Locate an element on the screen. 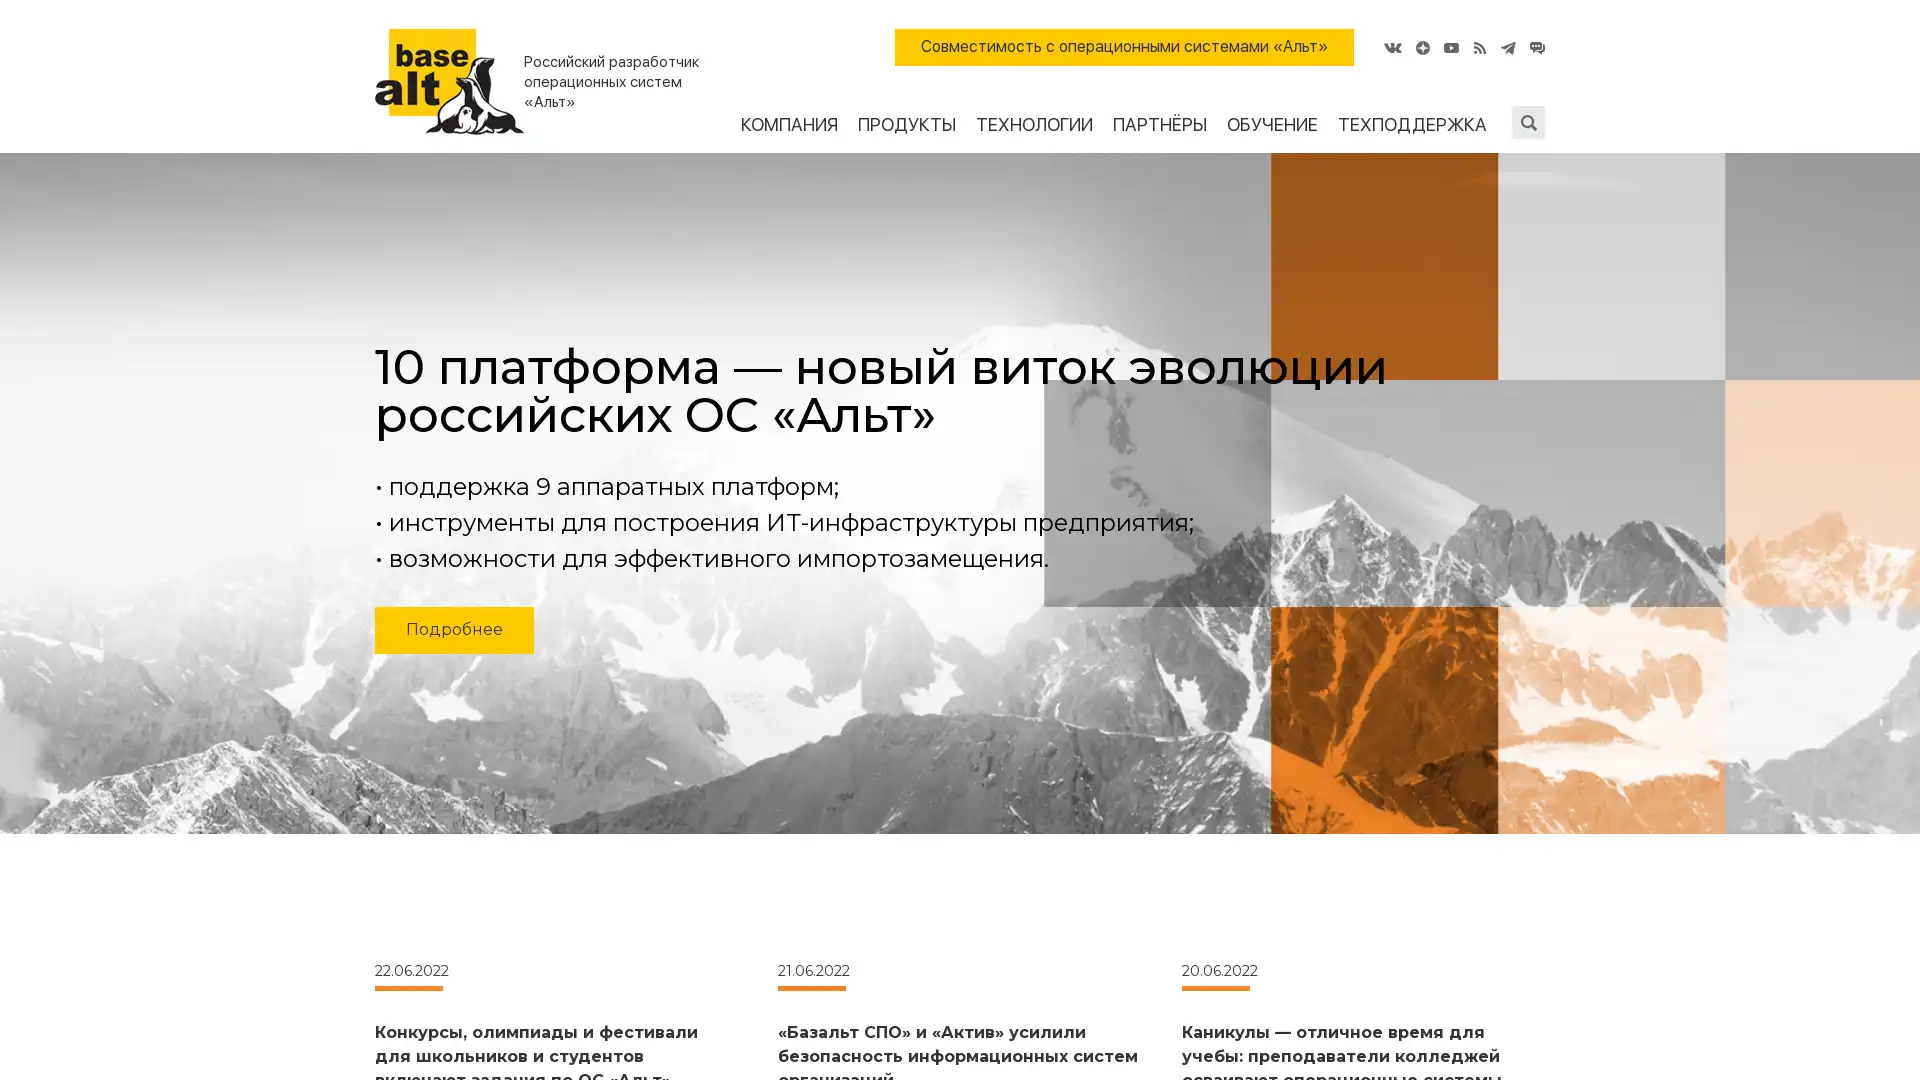  Submit is located at coordinates (1527, 122).